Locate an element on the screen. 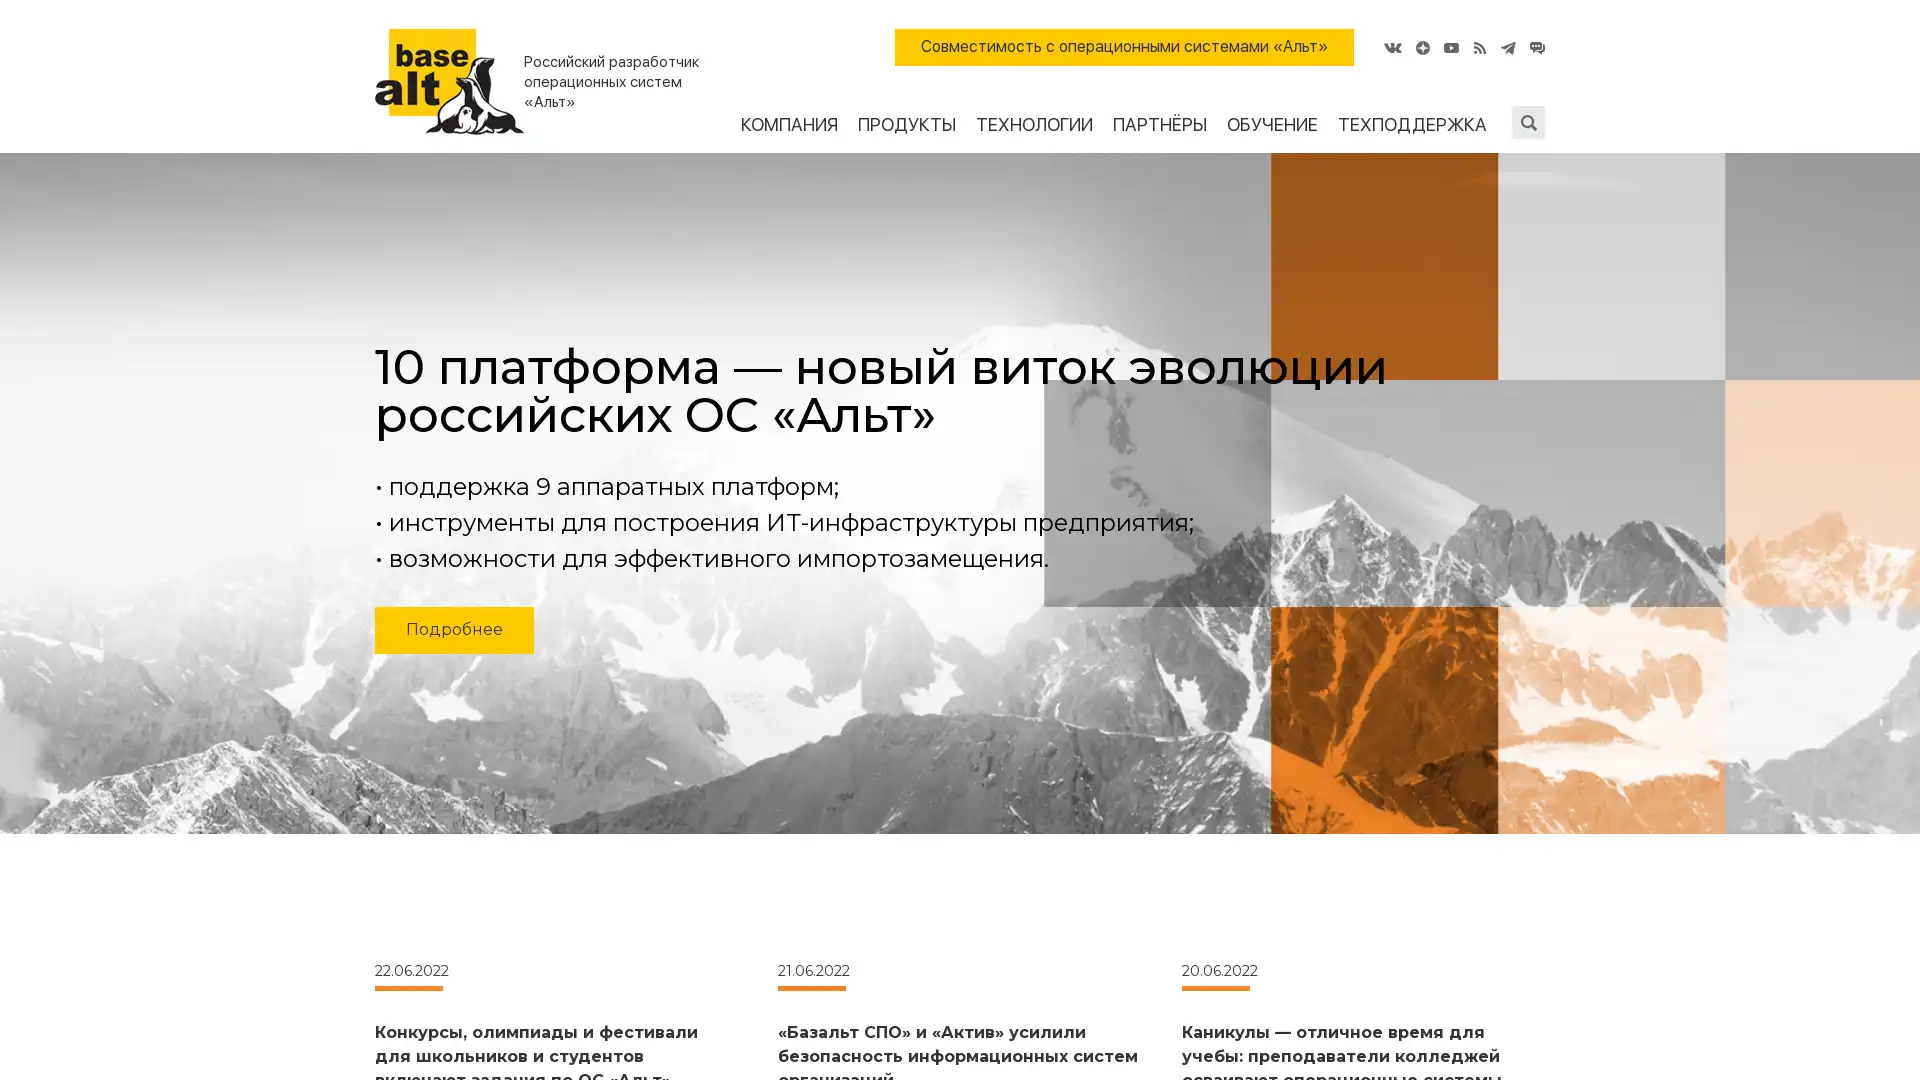  Submit is located at coordinates (1527, 122).